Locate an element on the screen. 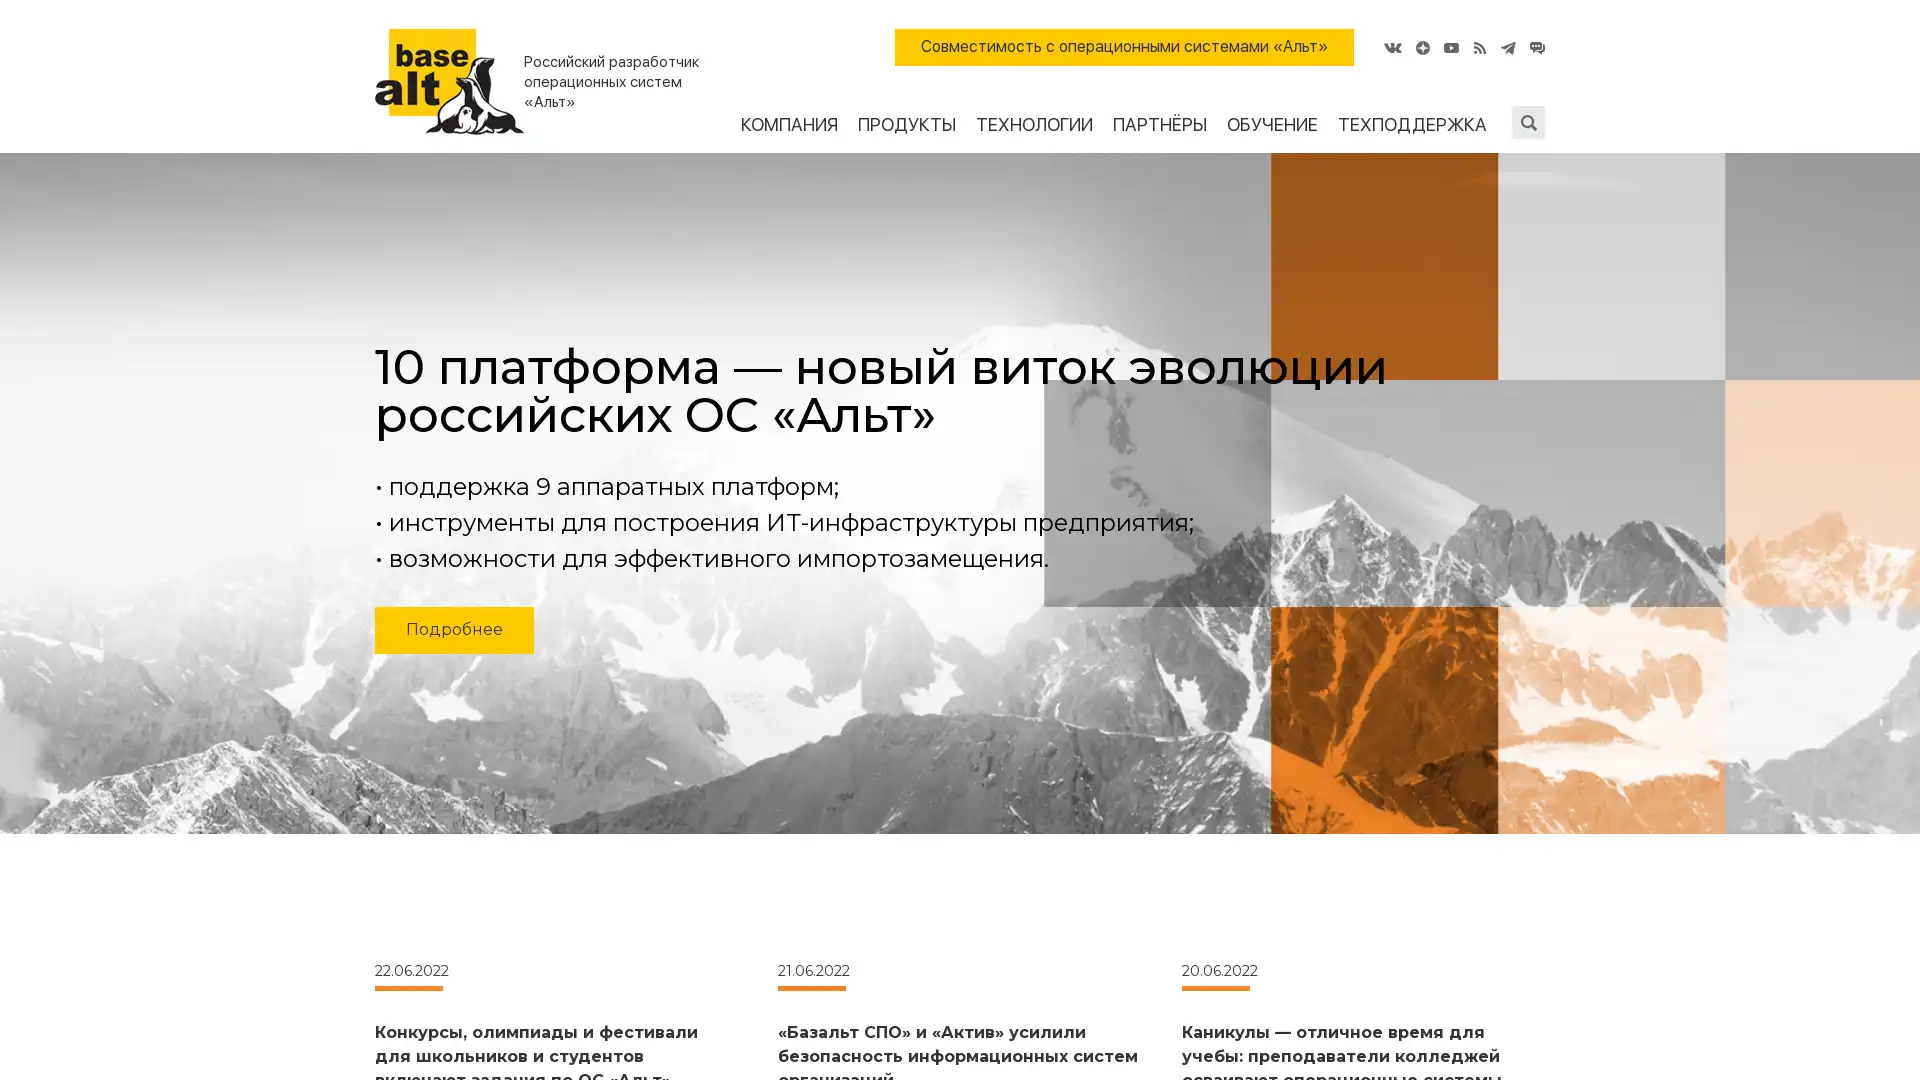  Submit is located at coordinates (1527, 122).